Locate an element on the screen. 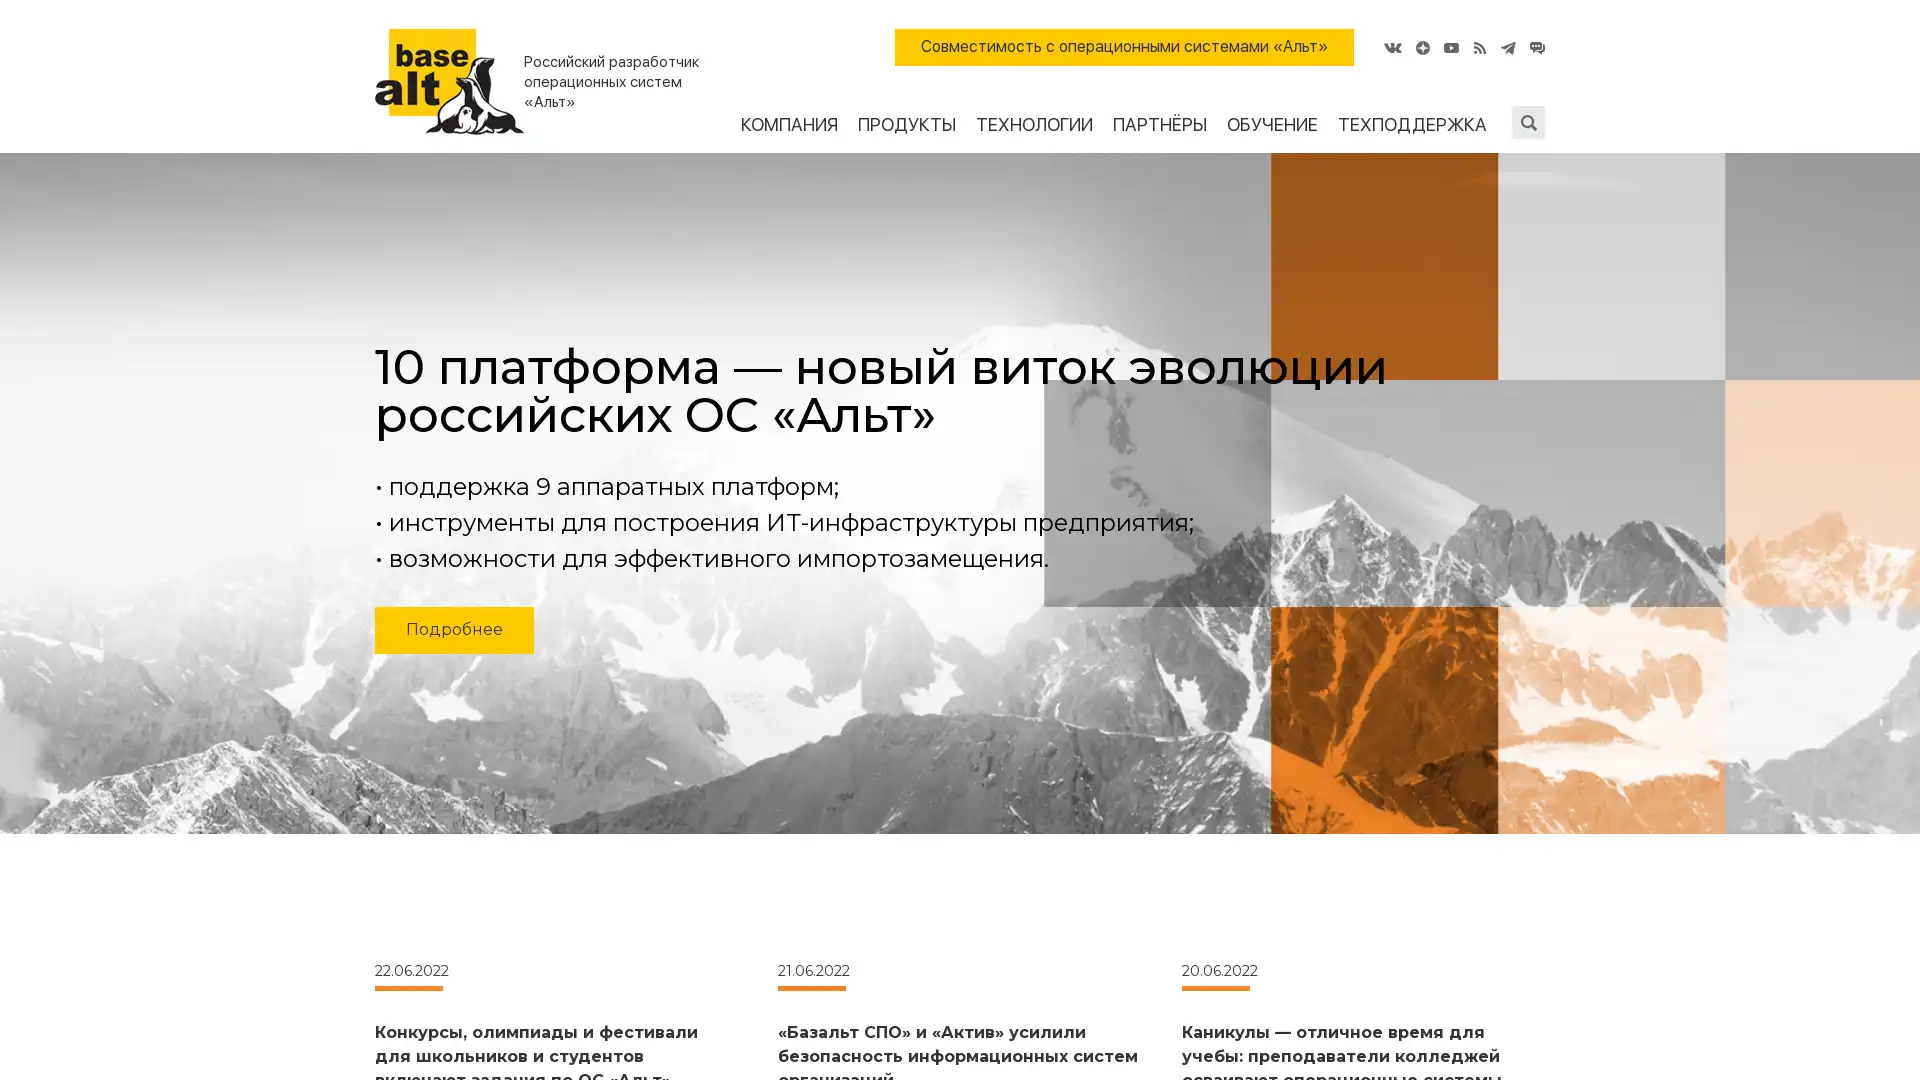  Submit is located at coordinates (1527, 122).